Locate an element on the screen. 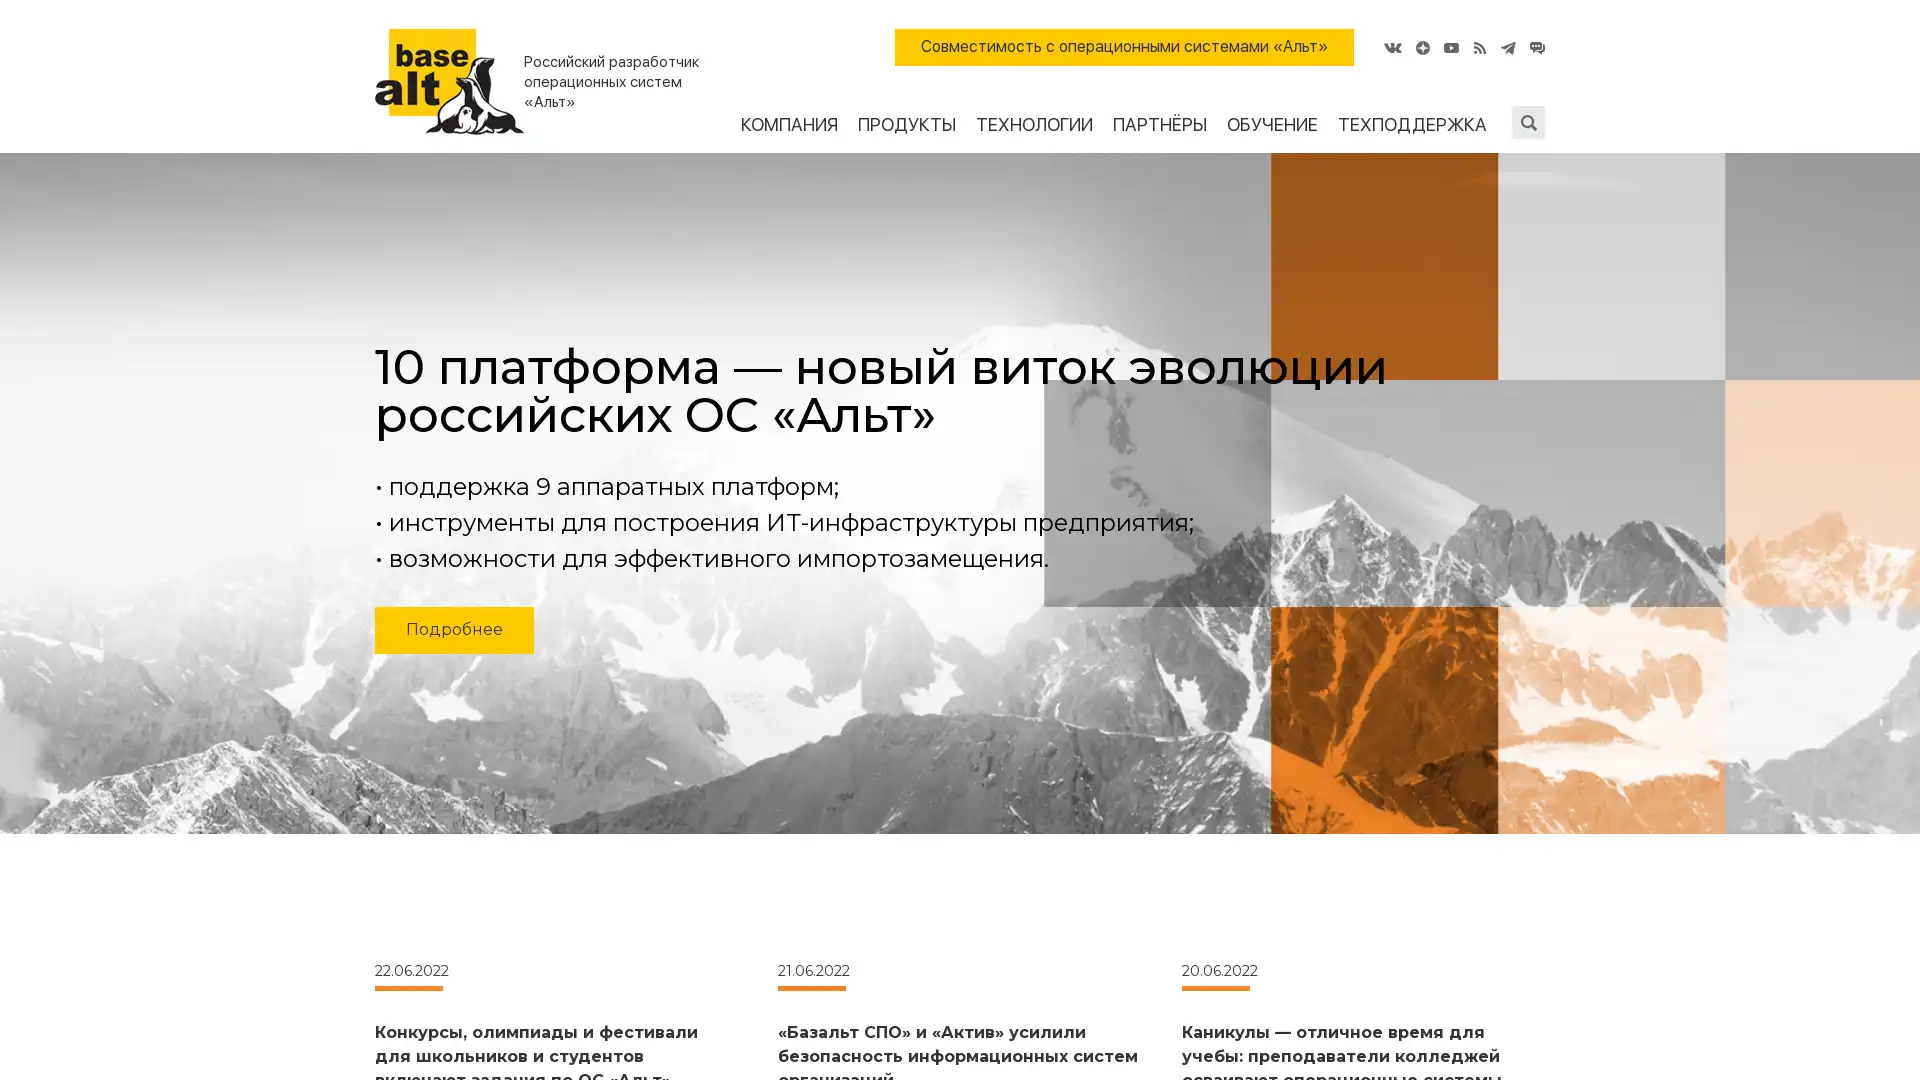  Submit is located at coordinates (1527, 122).